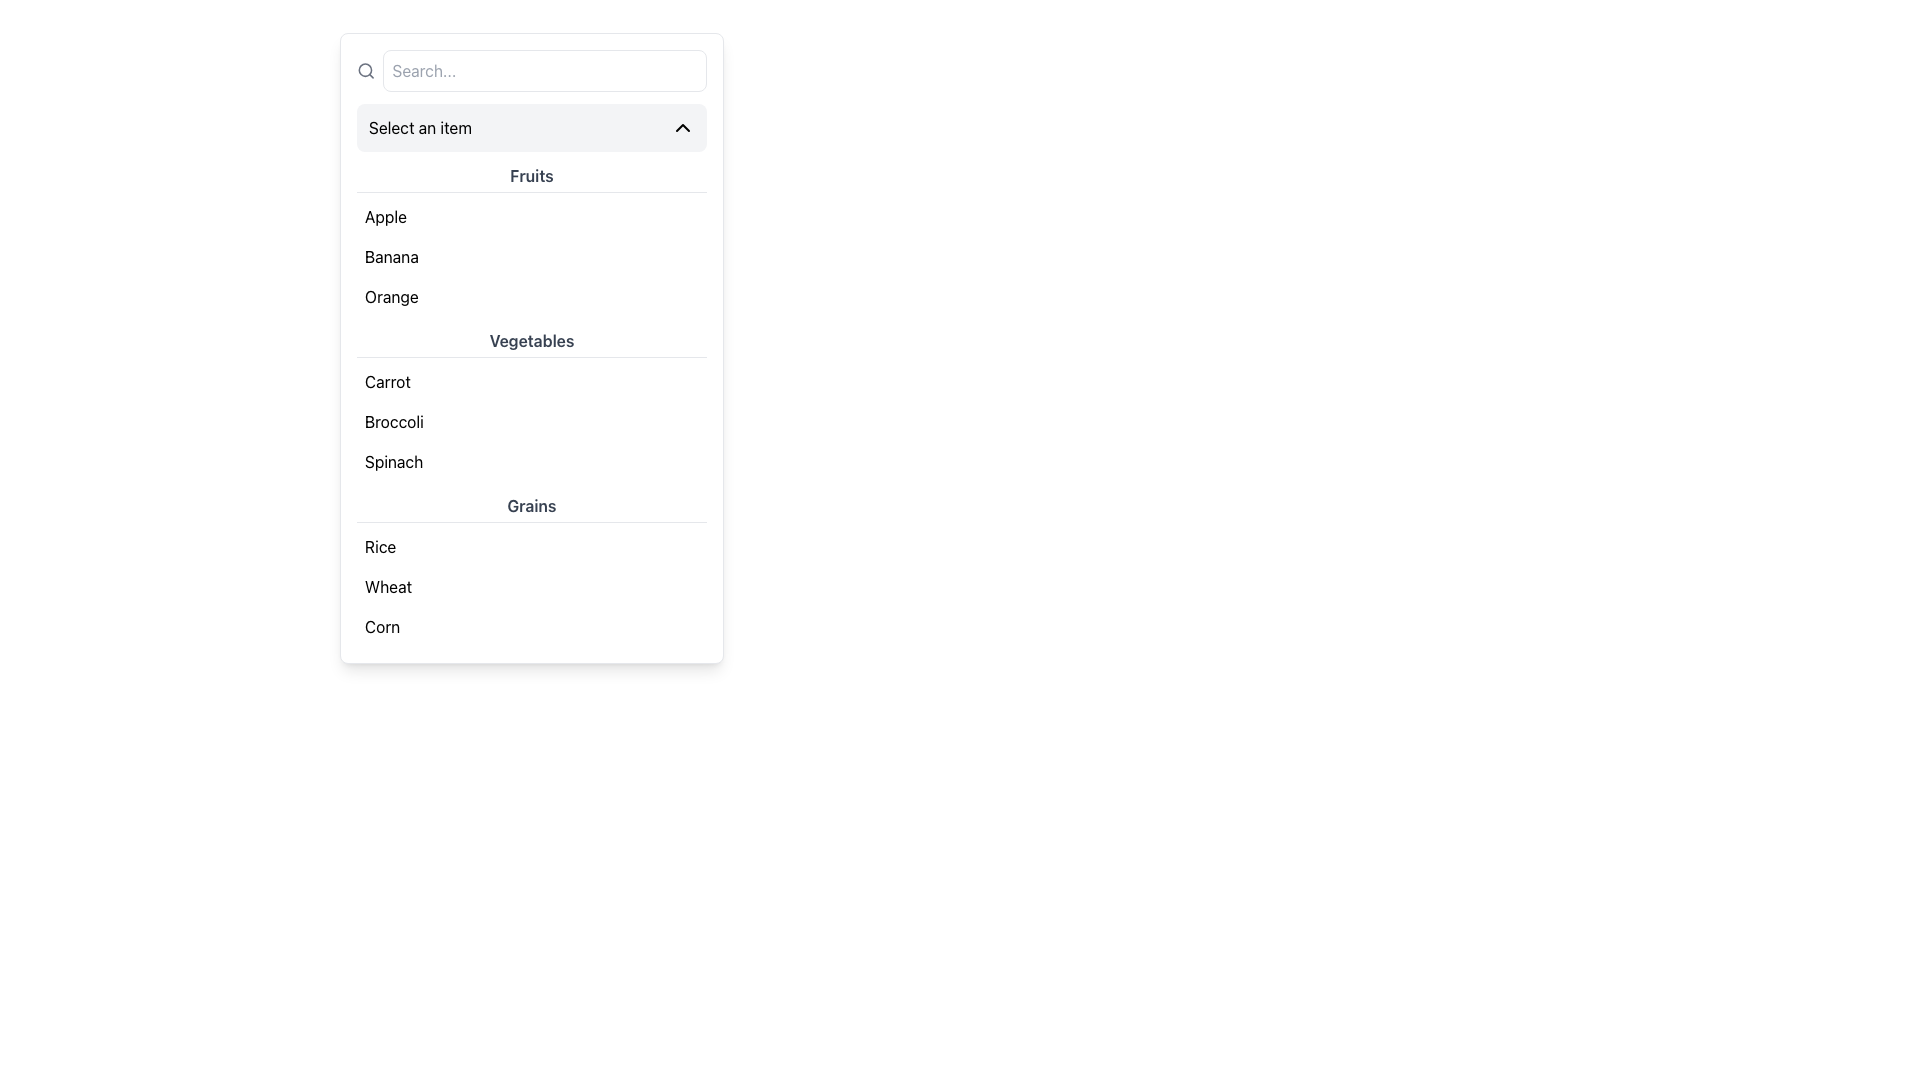 The image size is (1920, 1080). What do you see at coordinates (532, 297) in the screenshot?
I see `the third item in the list labeled 'Orange'` at bounding box center [532, 297].